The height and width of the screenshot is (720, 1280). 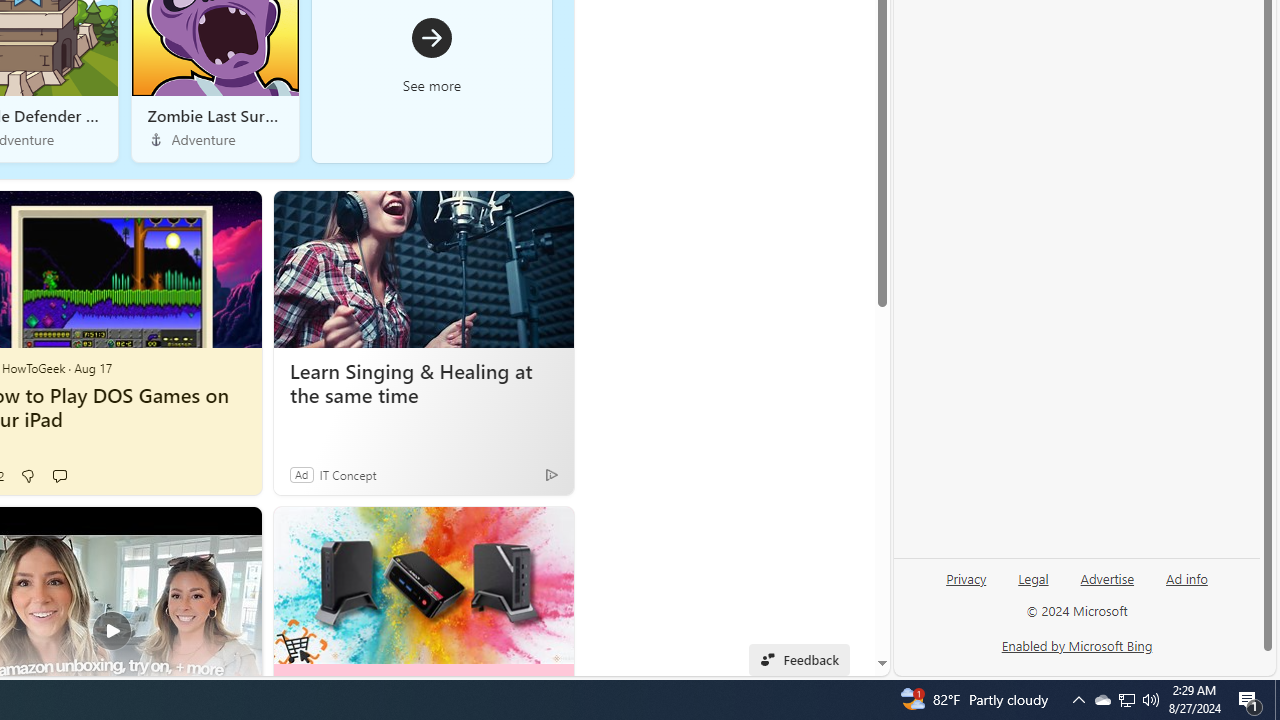 I want to click on 'Ad info', so click(x=1186, y=585).